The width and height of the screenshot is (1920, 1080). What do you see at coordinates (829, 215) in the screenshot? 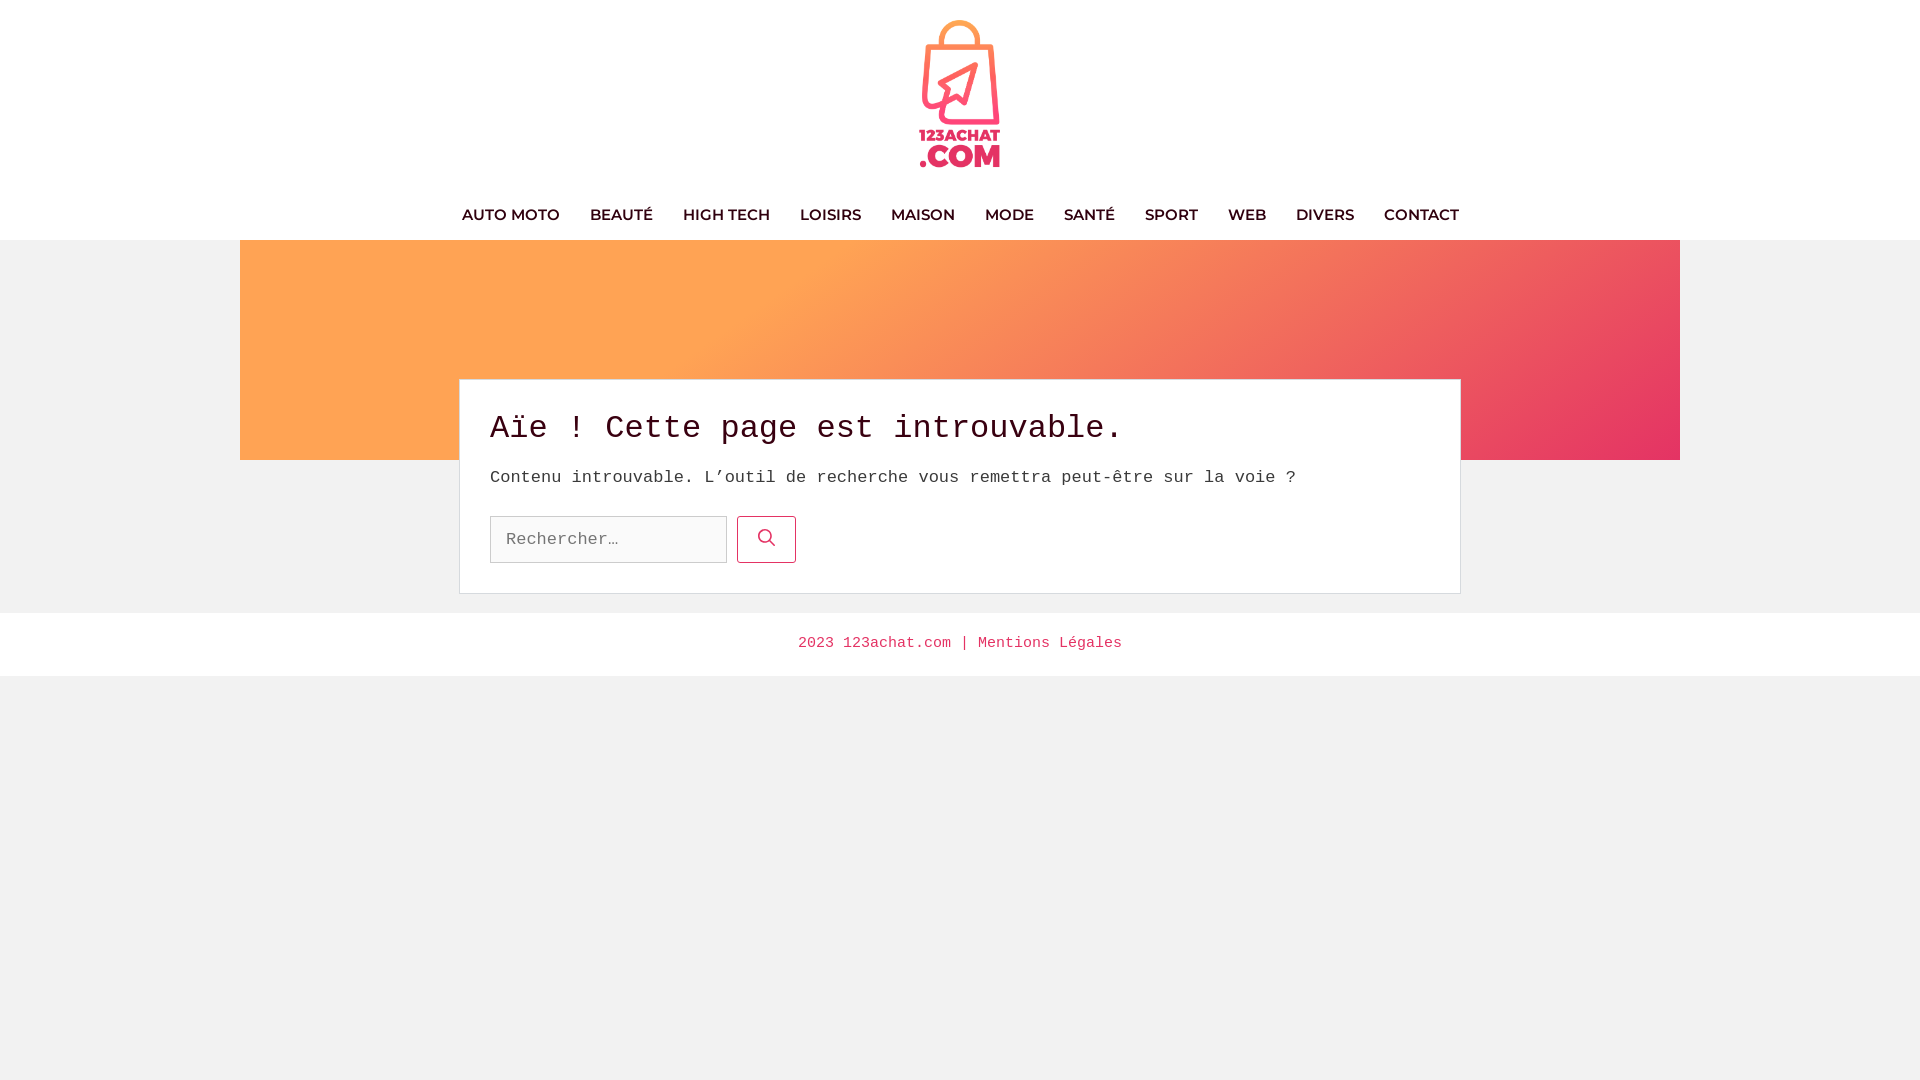
I see `'LOISIRS'` at bounding box center [829, 215].